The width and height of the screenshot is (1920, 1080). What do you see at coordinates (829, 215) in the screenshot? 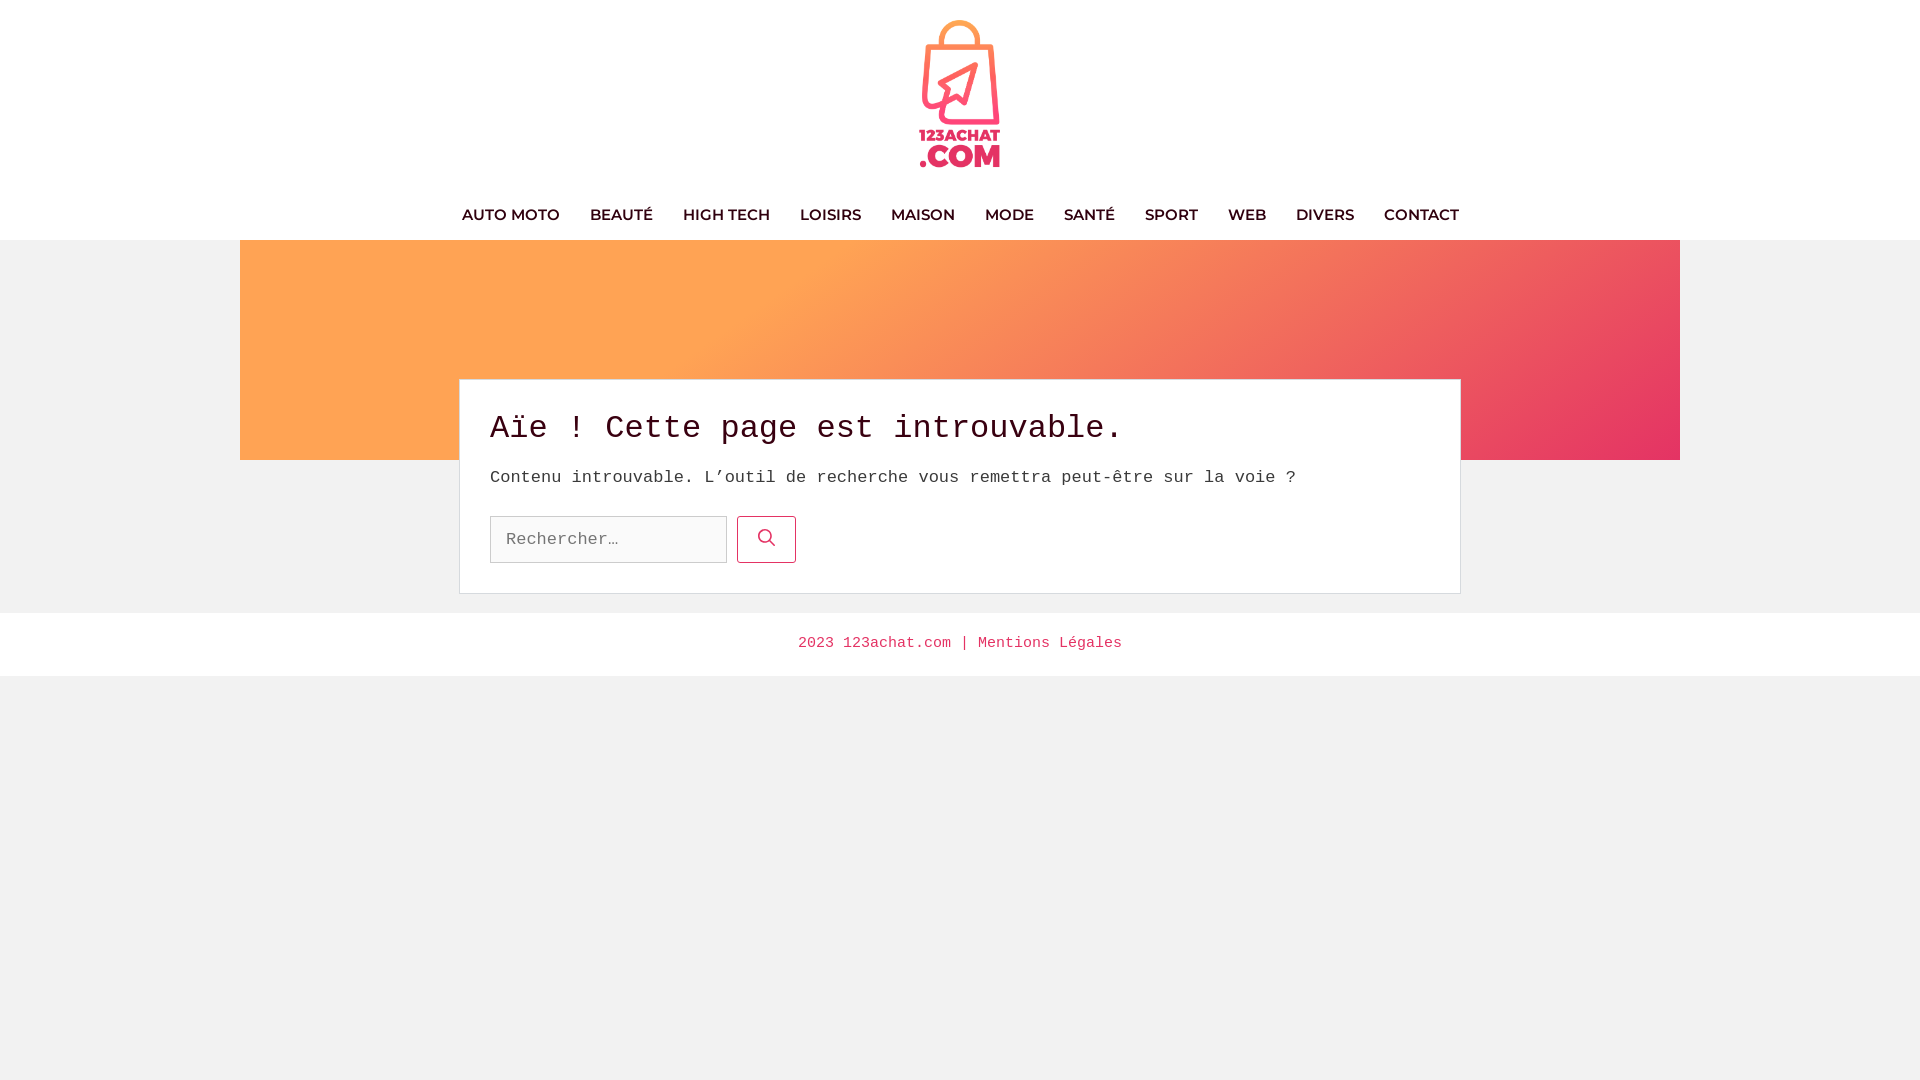
I see `'LOISIRS'` at bounding box center [829, 215].